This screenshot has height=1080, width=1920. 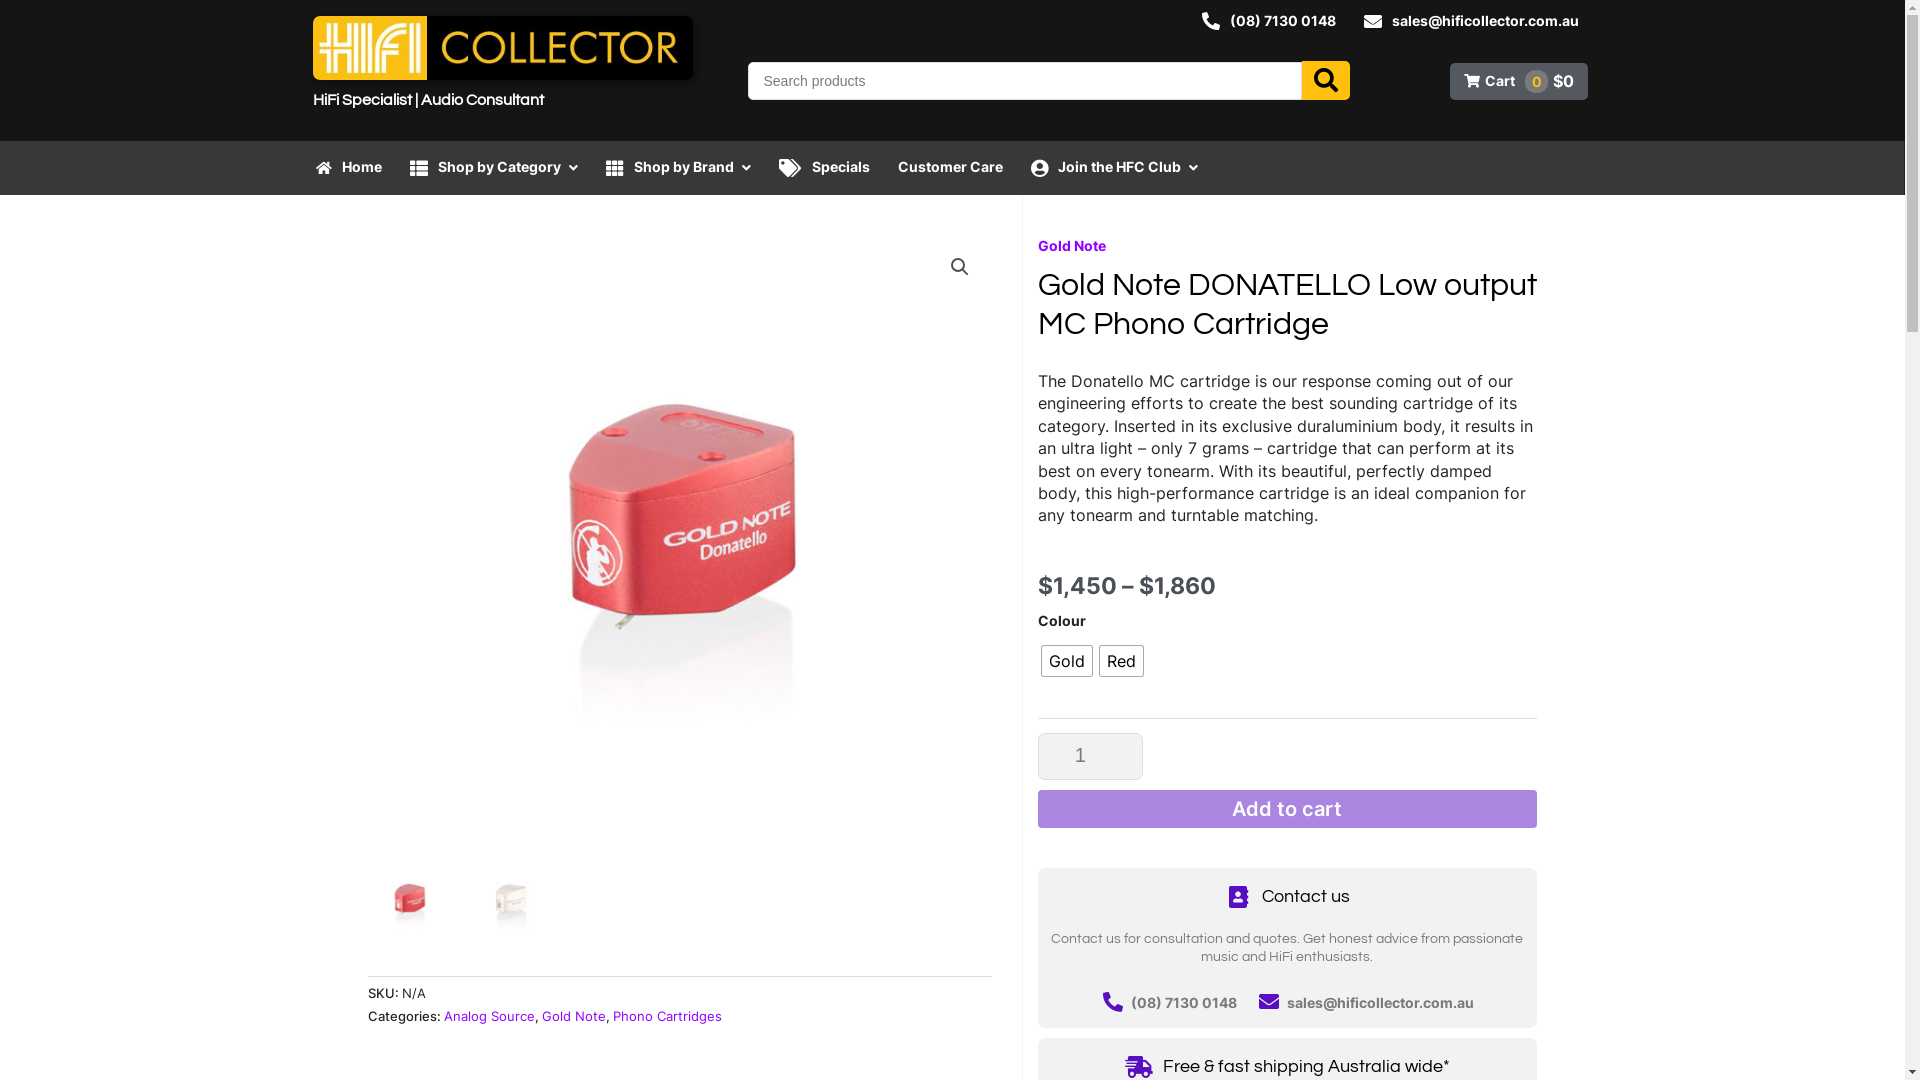 What do you see at coordinates (301, 165) in the screenshot?
I see `'Home'` at bounding box center [301, 165].